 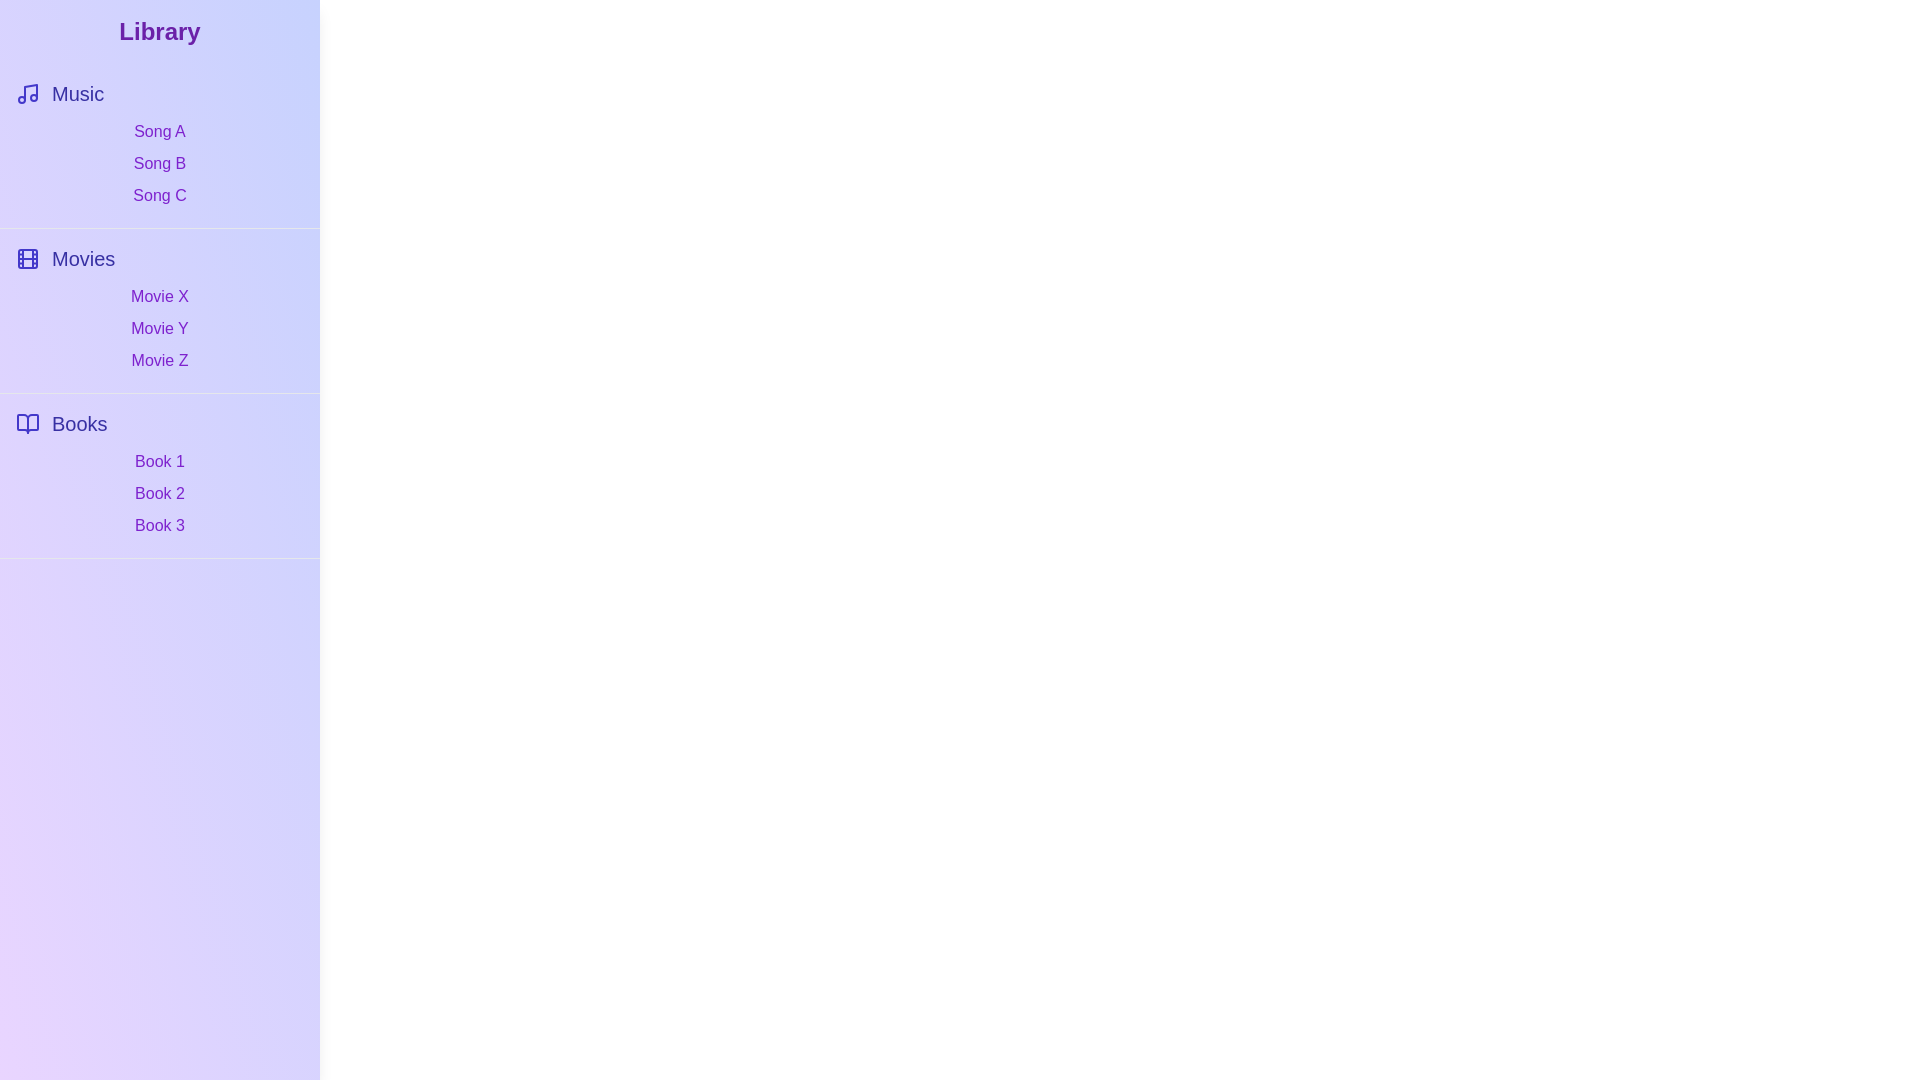 What do you see at coordinates (158, 423) in the screenshot?
I see `the category Books to select it` at bounding box center [158, 423].